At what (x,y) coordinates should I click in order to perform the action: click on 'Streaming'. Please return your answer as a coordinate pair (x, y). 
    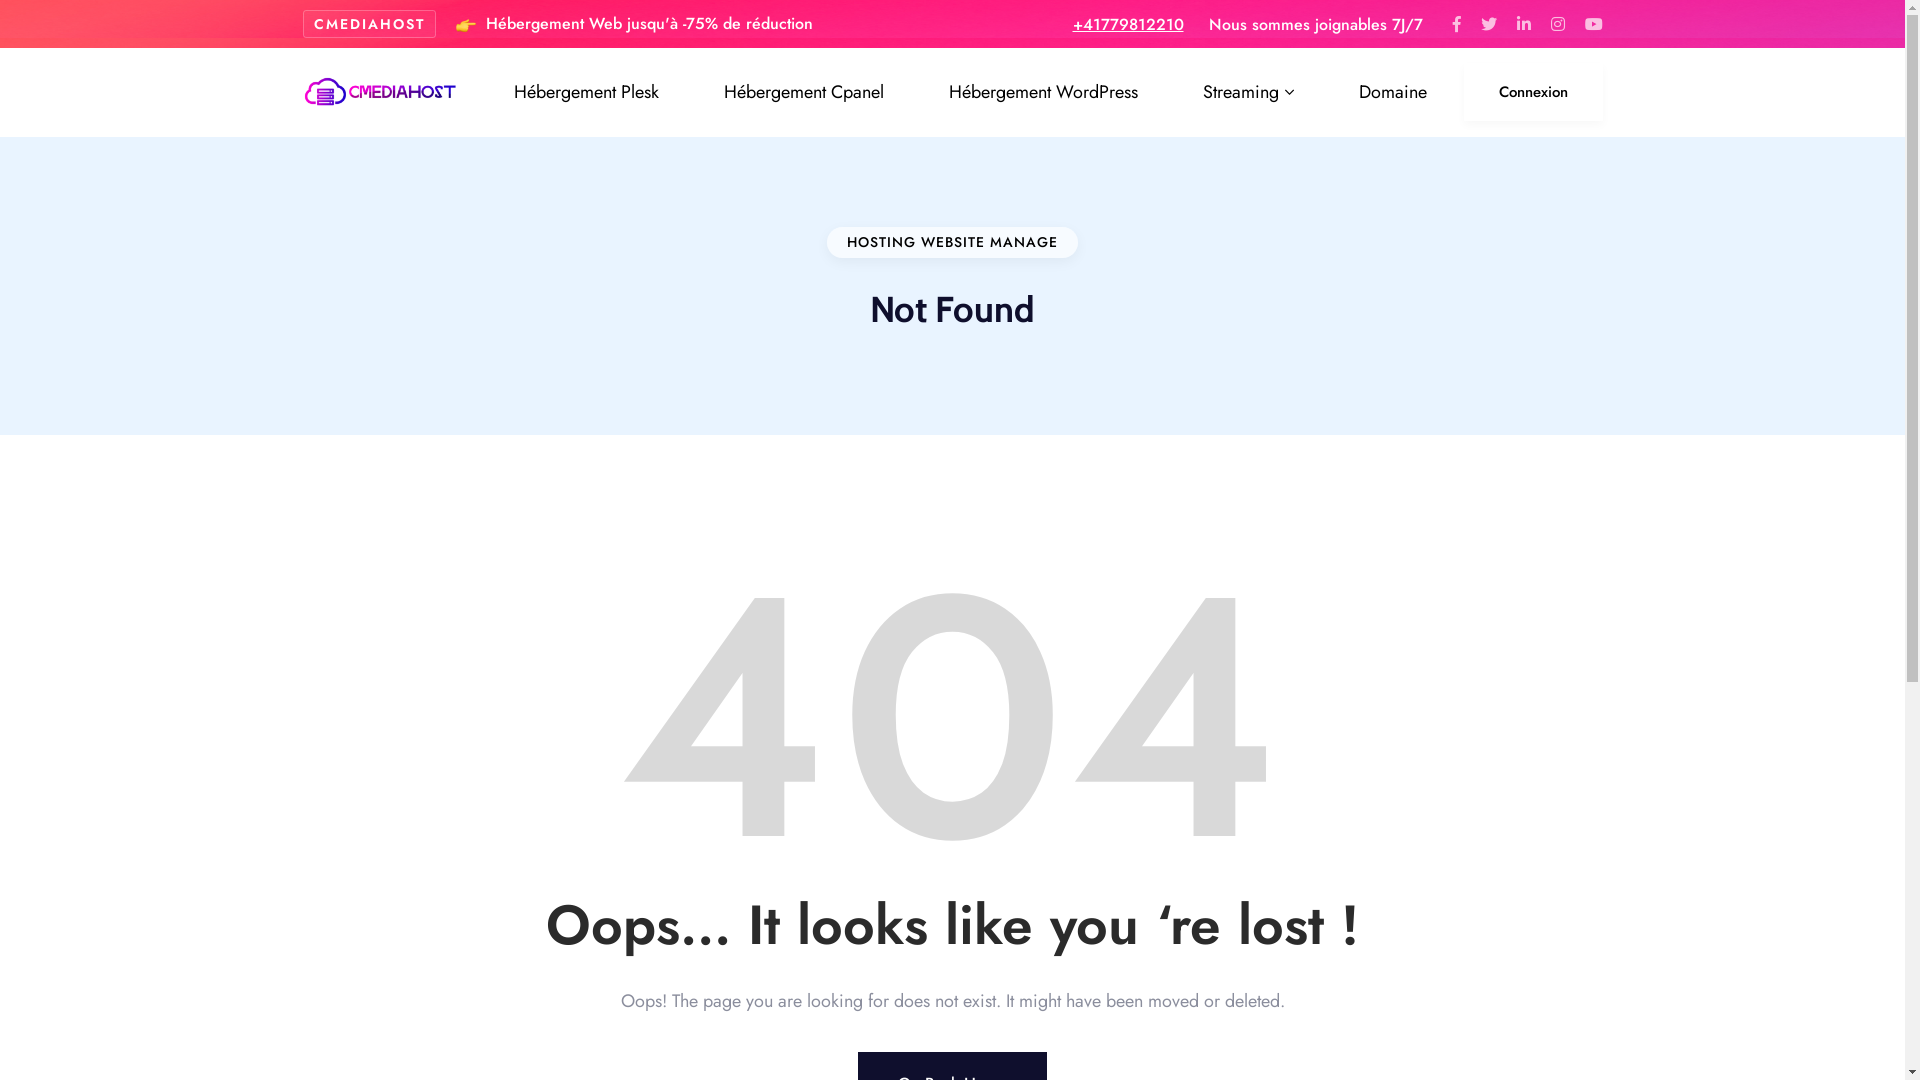
    Looking at the image, I should click on (1188, 92).